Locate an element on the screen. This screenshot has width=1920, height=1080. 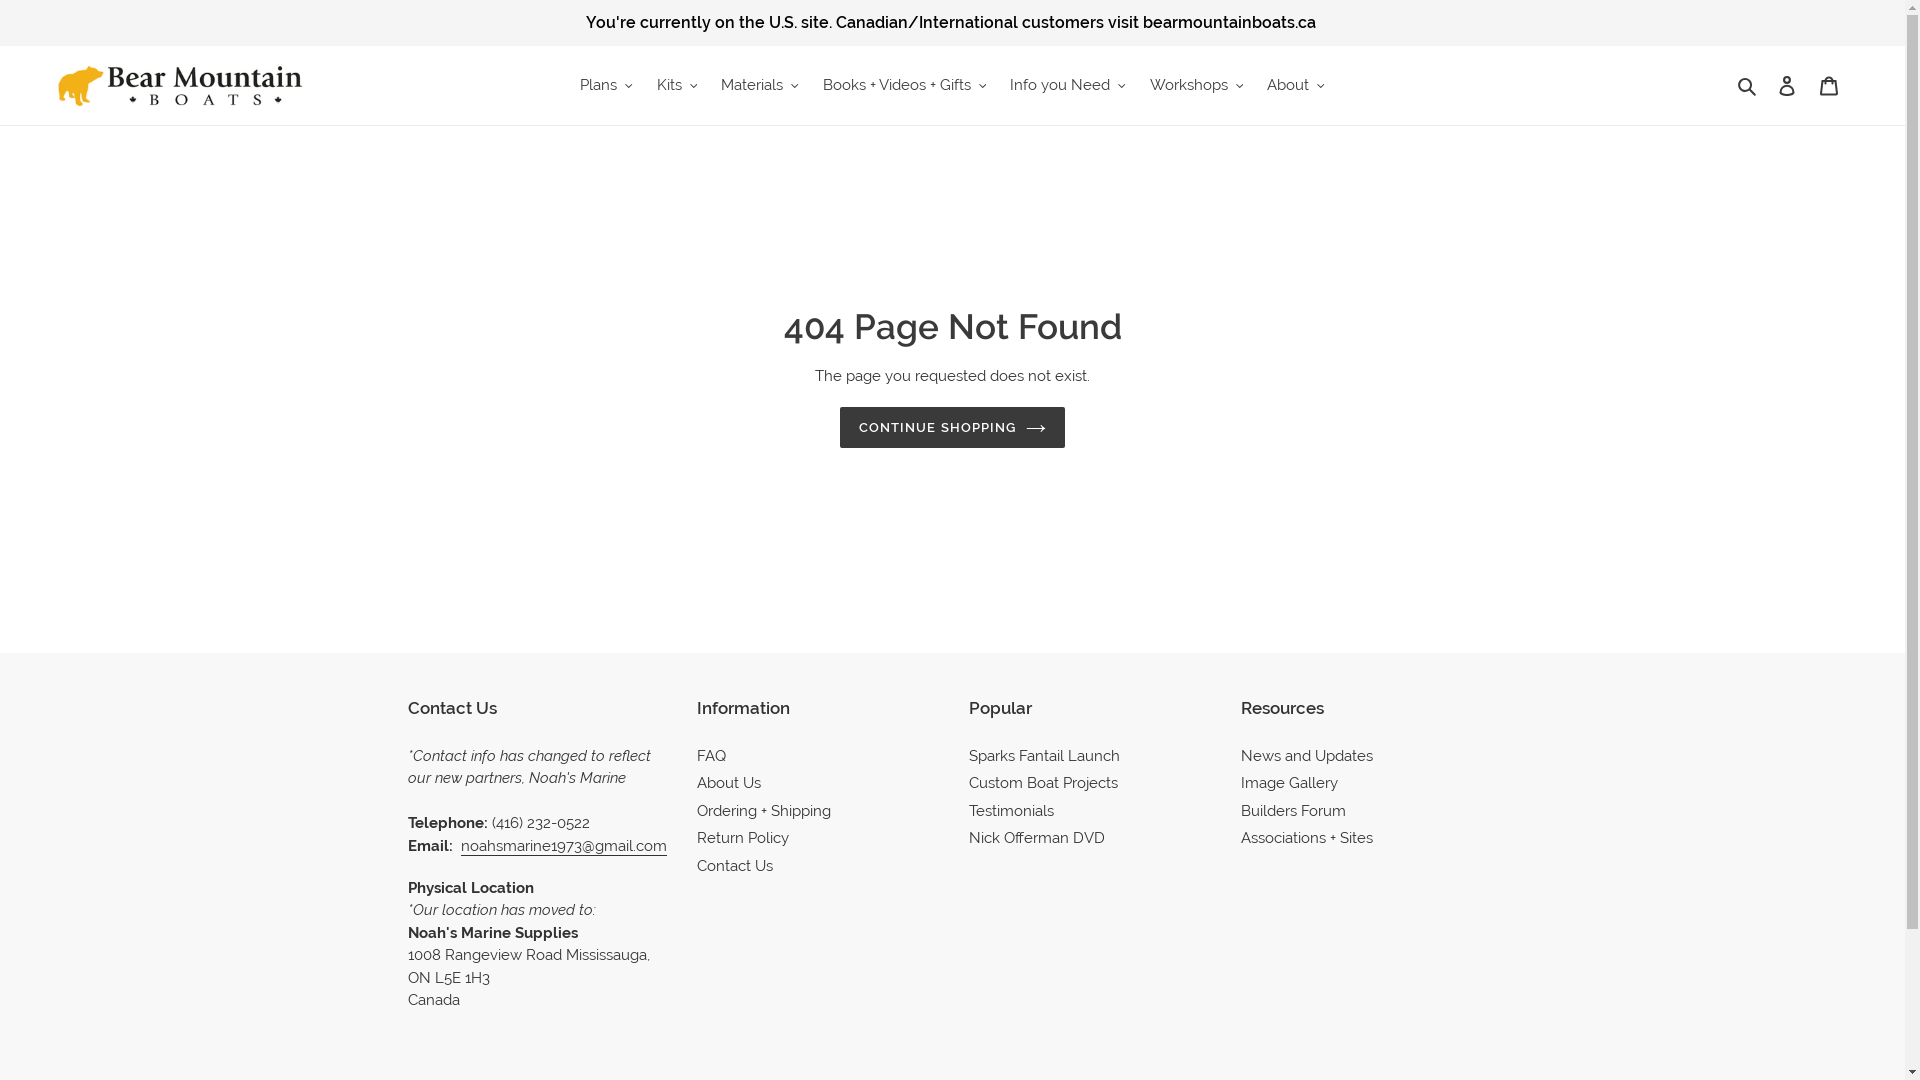
'Contact Us' is located at coordinates (733, 865).